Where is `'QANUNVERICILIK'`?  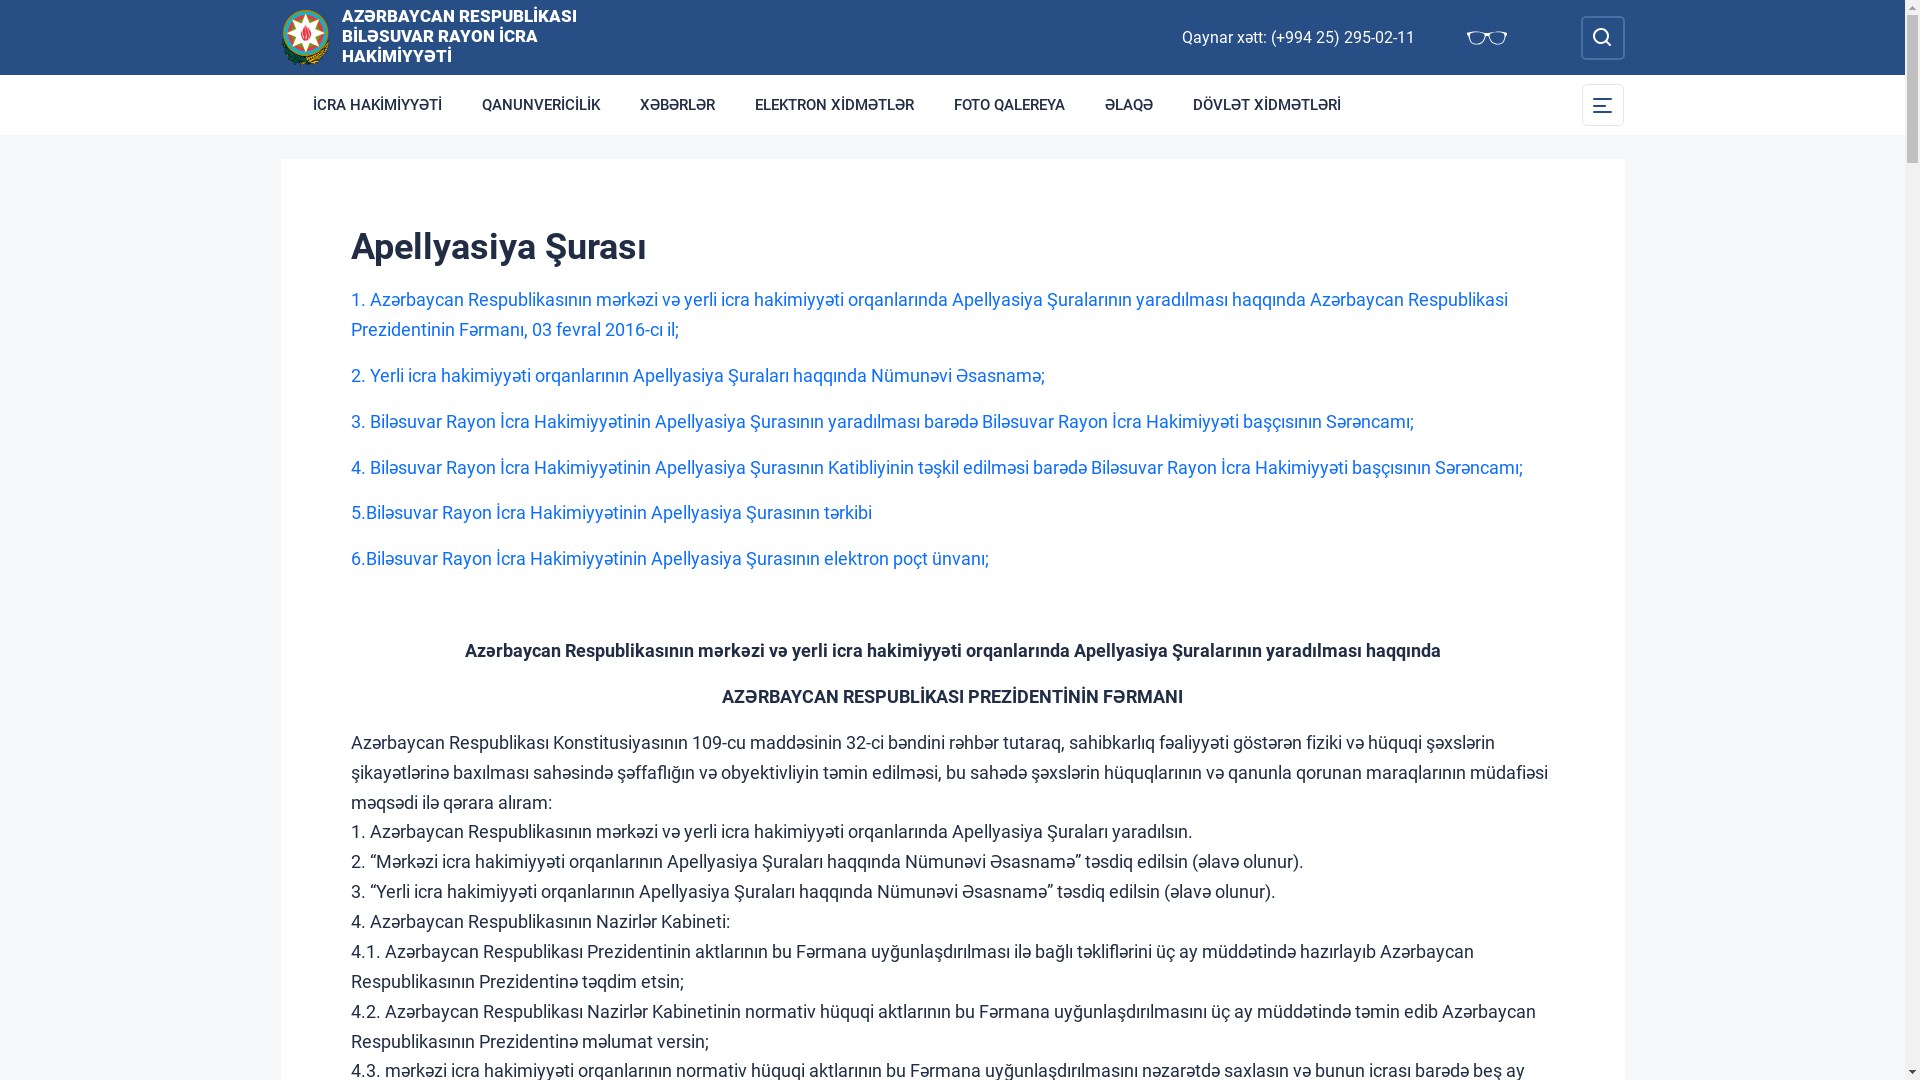
'QANUNVERICILIK' is located at coordinates (541, 104).